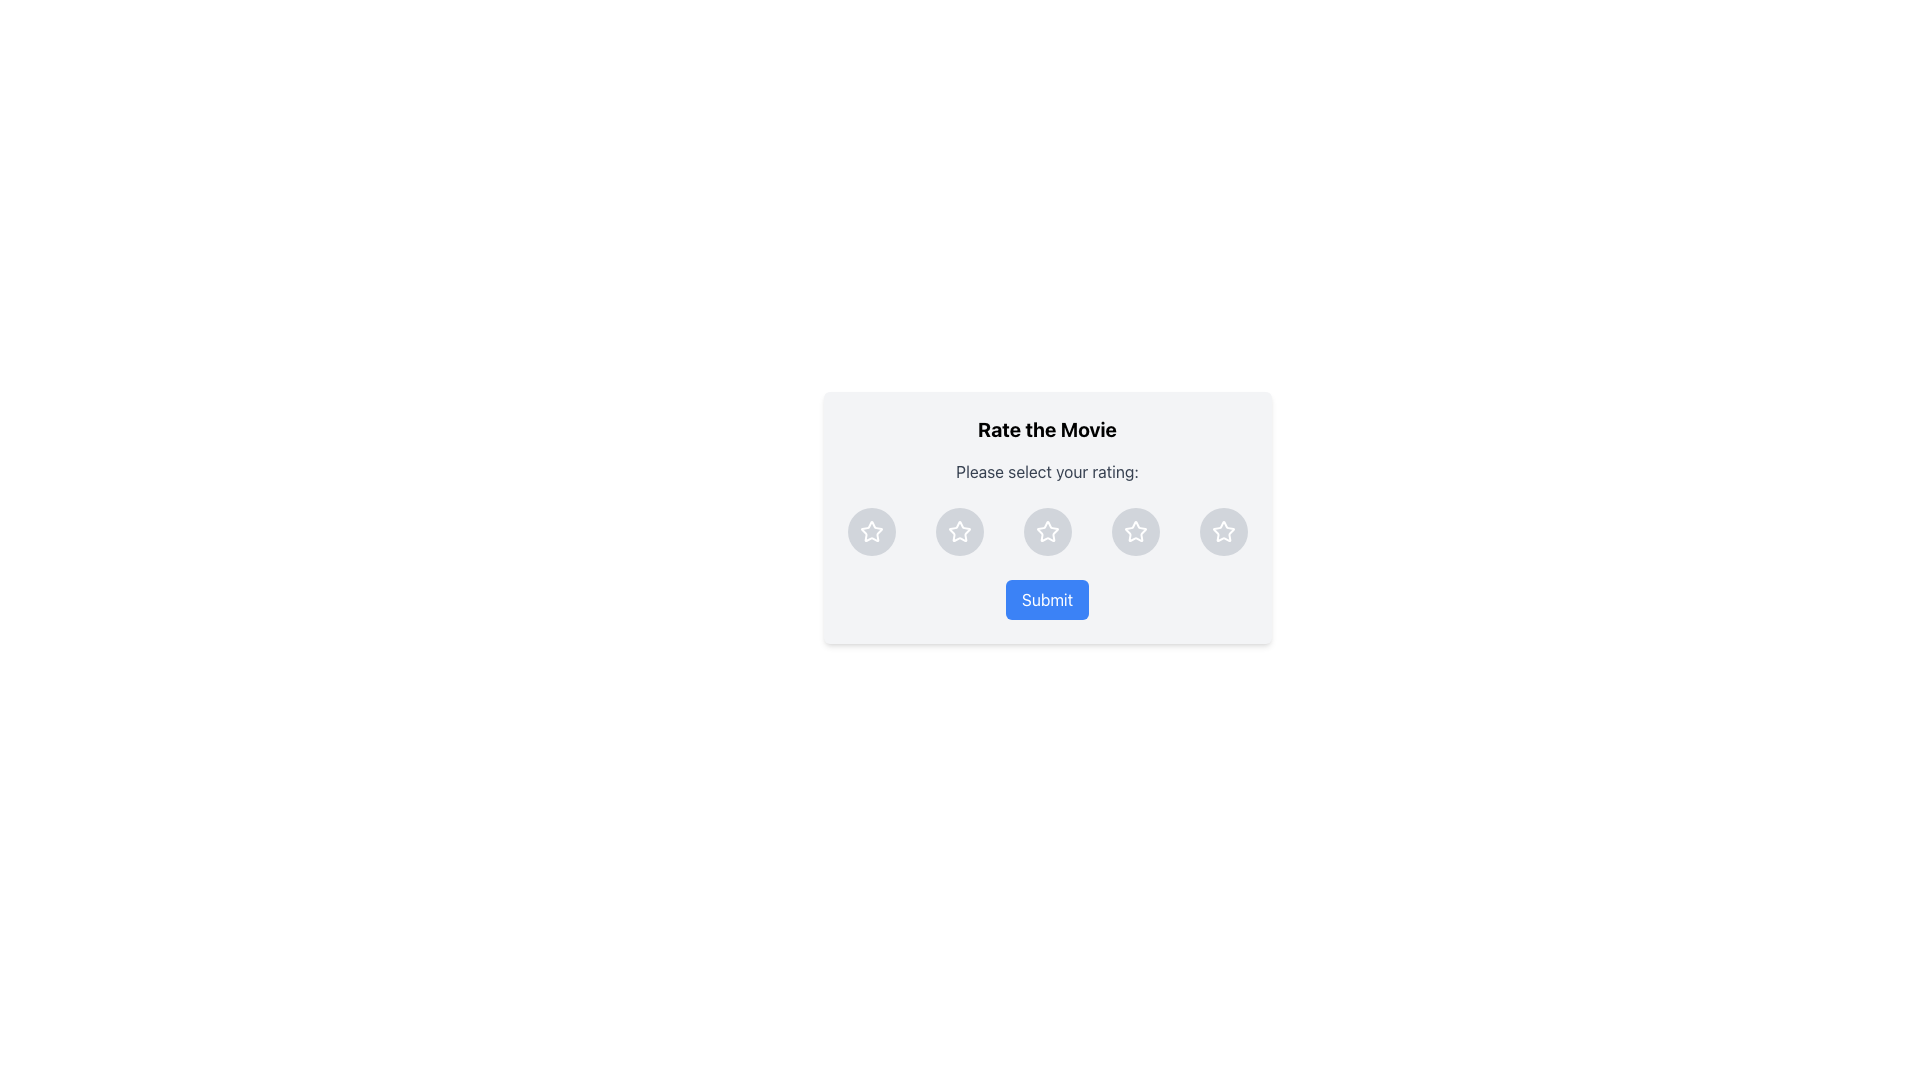 This screenshot has width=1920, height=1080. Describe the element at coordinates (871, 530) in the screenshot. I see `the leftmost star icon in the horizontal row of five star-shaped icons` at that location.